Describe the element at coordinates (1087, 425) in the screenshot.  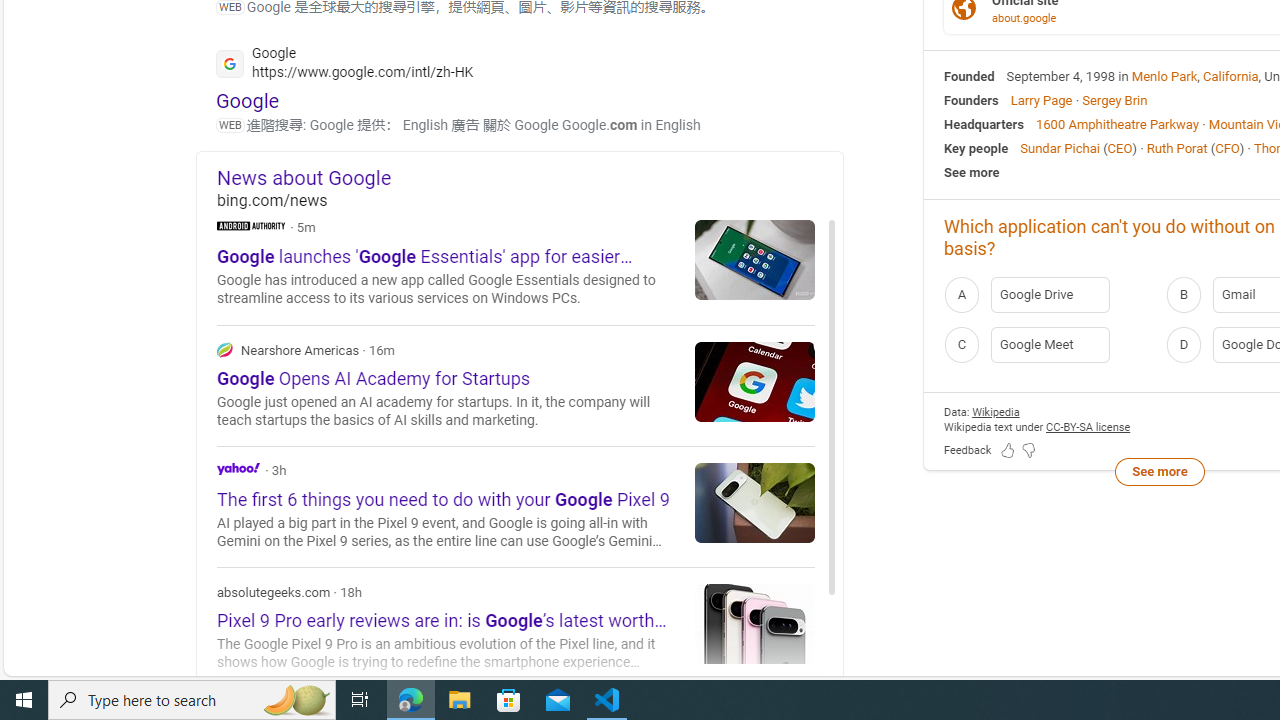
I see `'CC-BY-SA license'` at that location.